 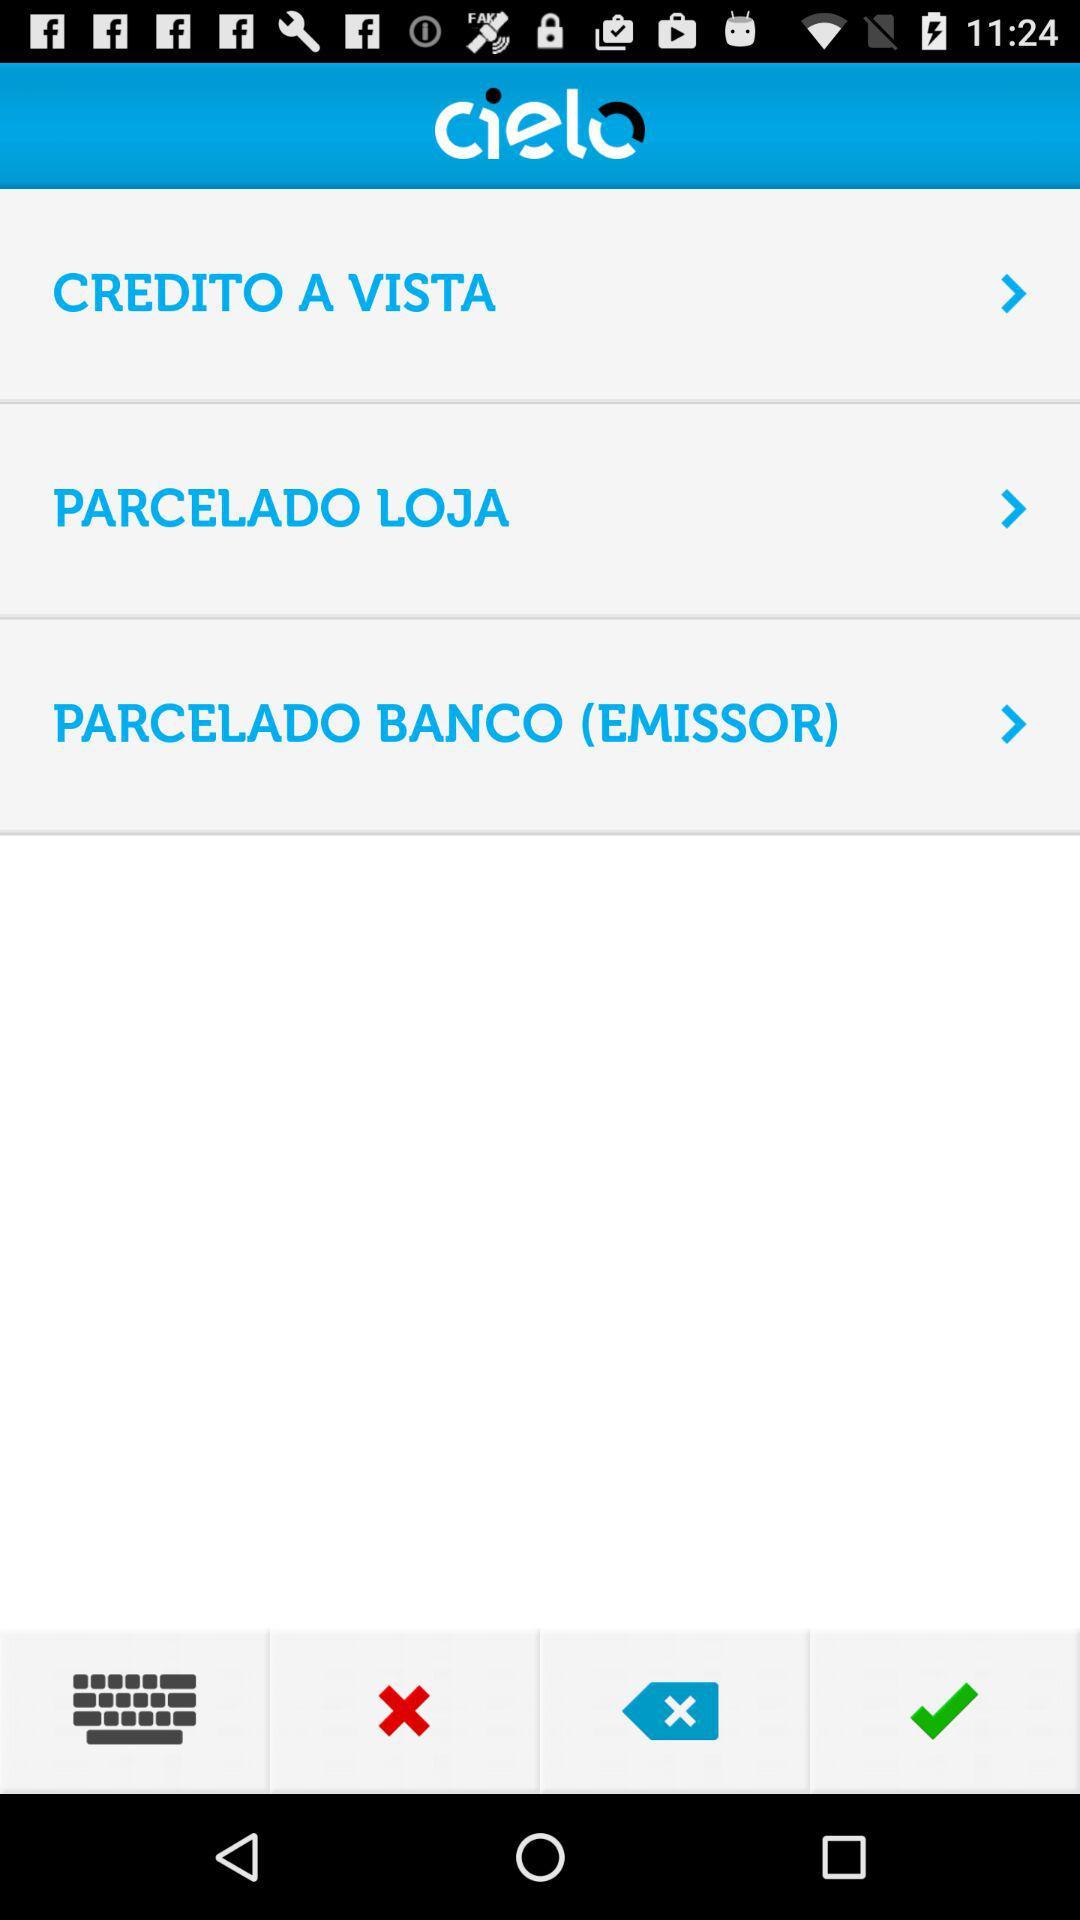 What do you see at coordinates (1014, 508) in the screenshot?
I see `the app next to parcelado loja` at bounding box center [1014, 508].